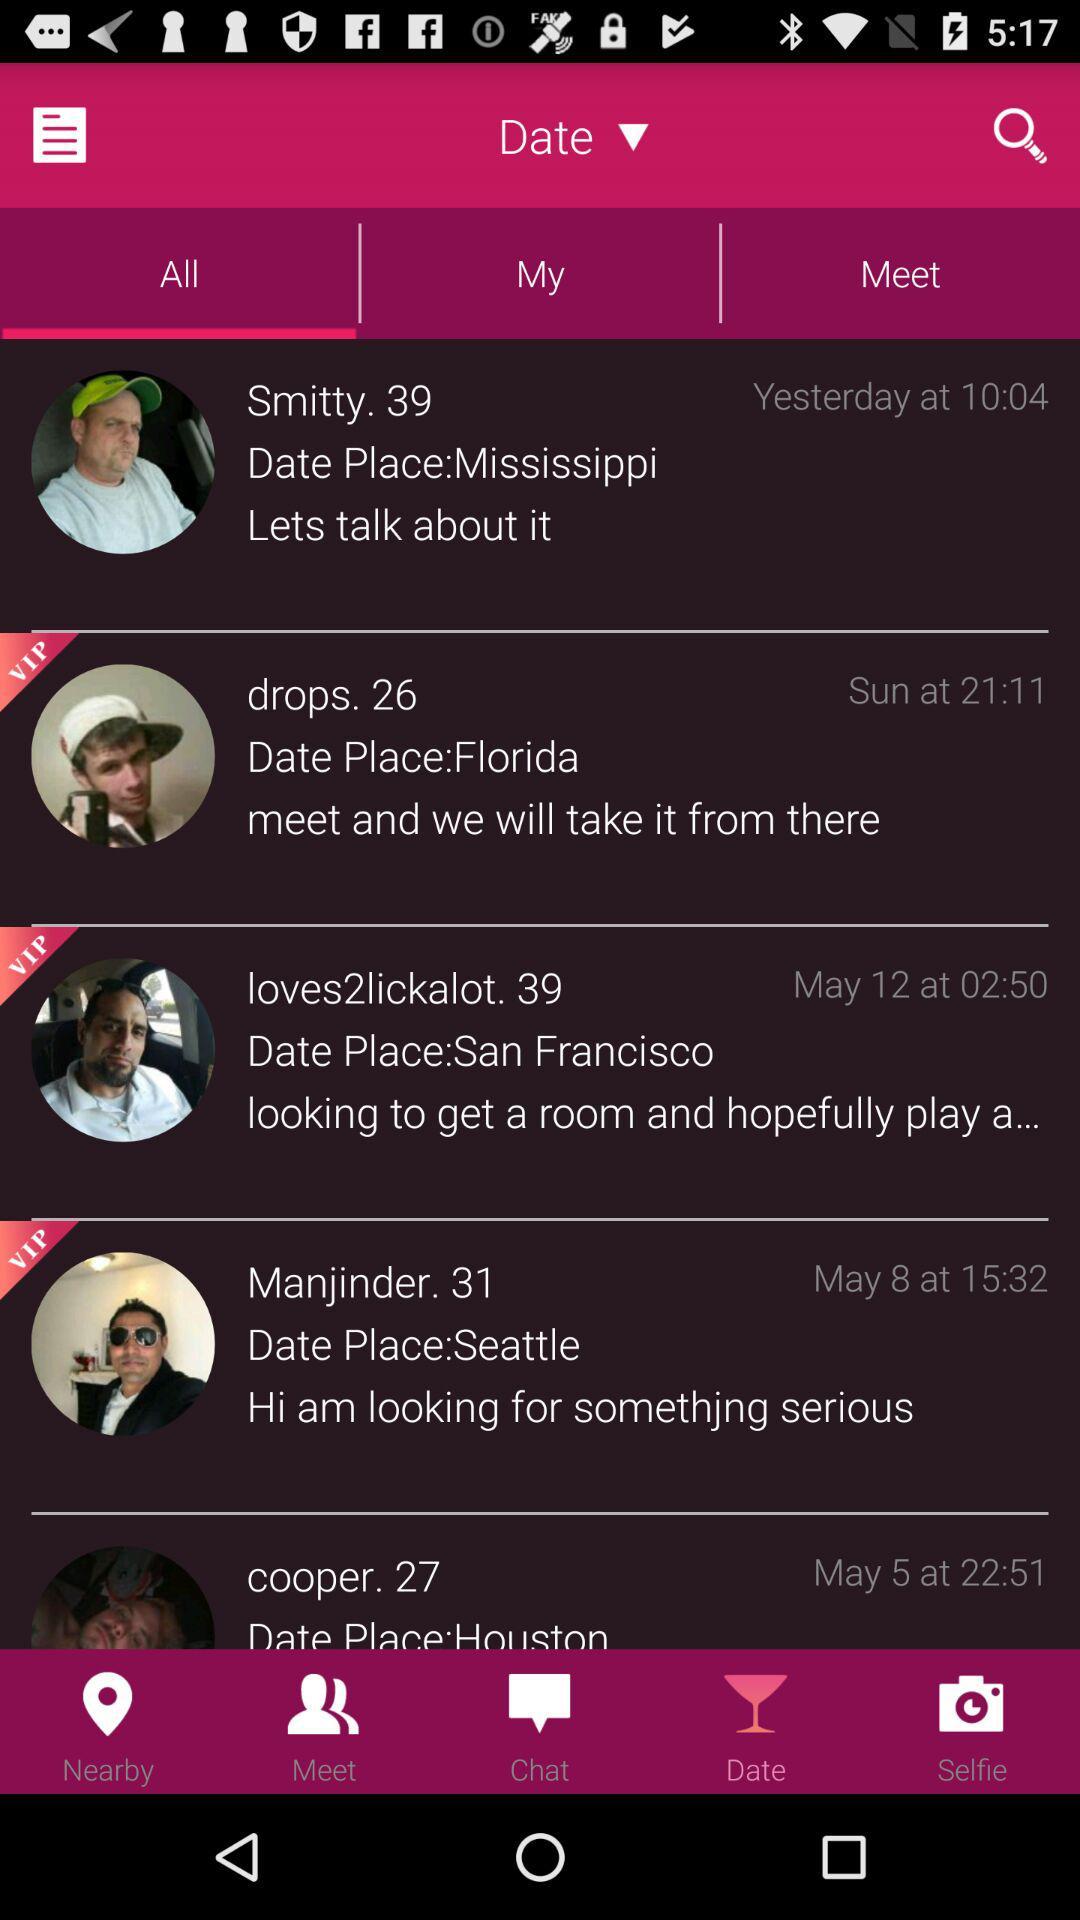 Image resolution: width=1080 pixels, height=1920 pixels. What do you see at coordinates (298, 692) in the screenshot?
I see `the drops icon` at bounding box center [298, 692].